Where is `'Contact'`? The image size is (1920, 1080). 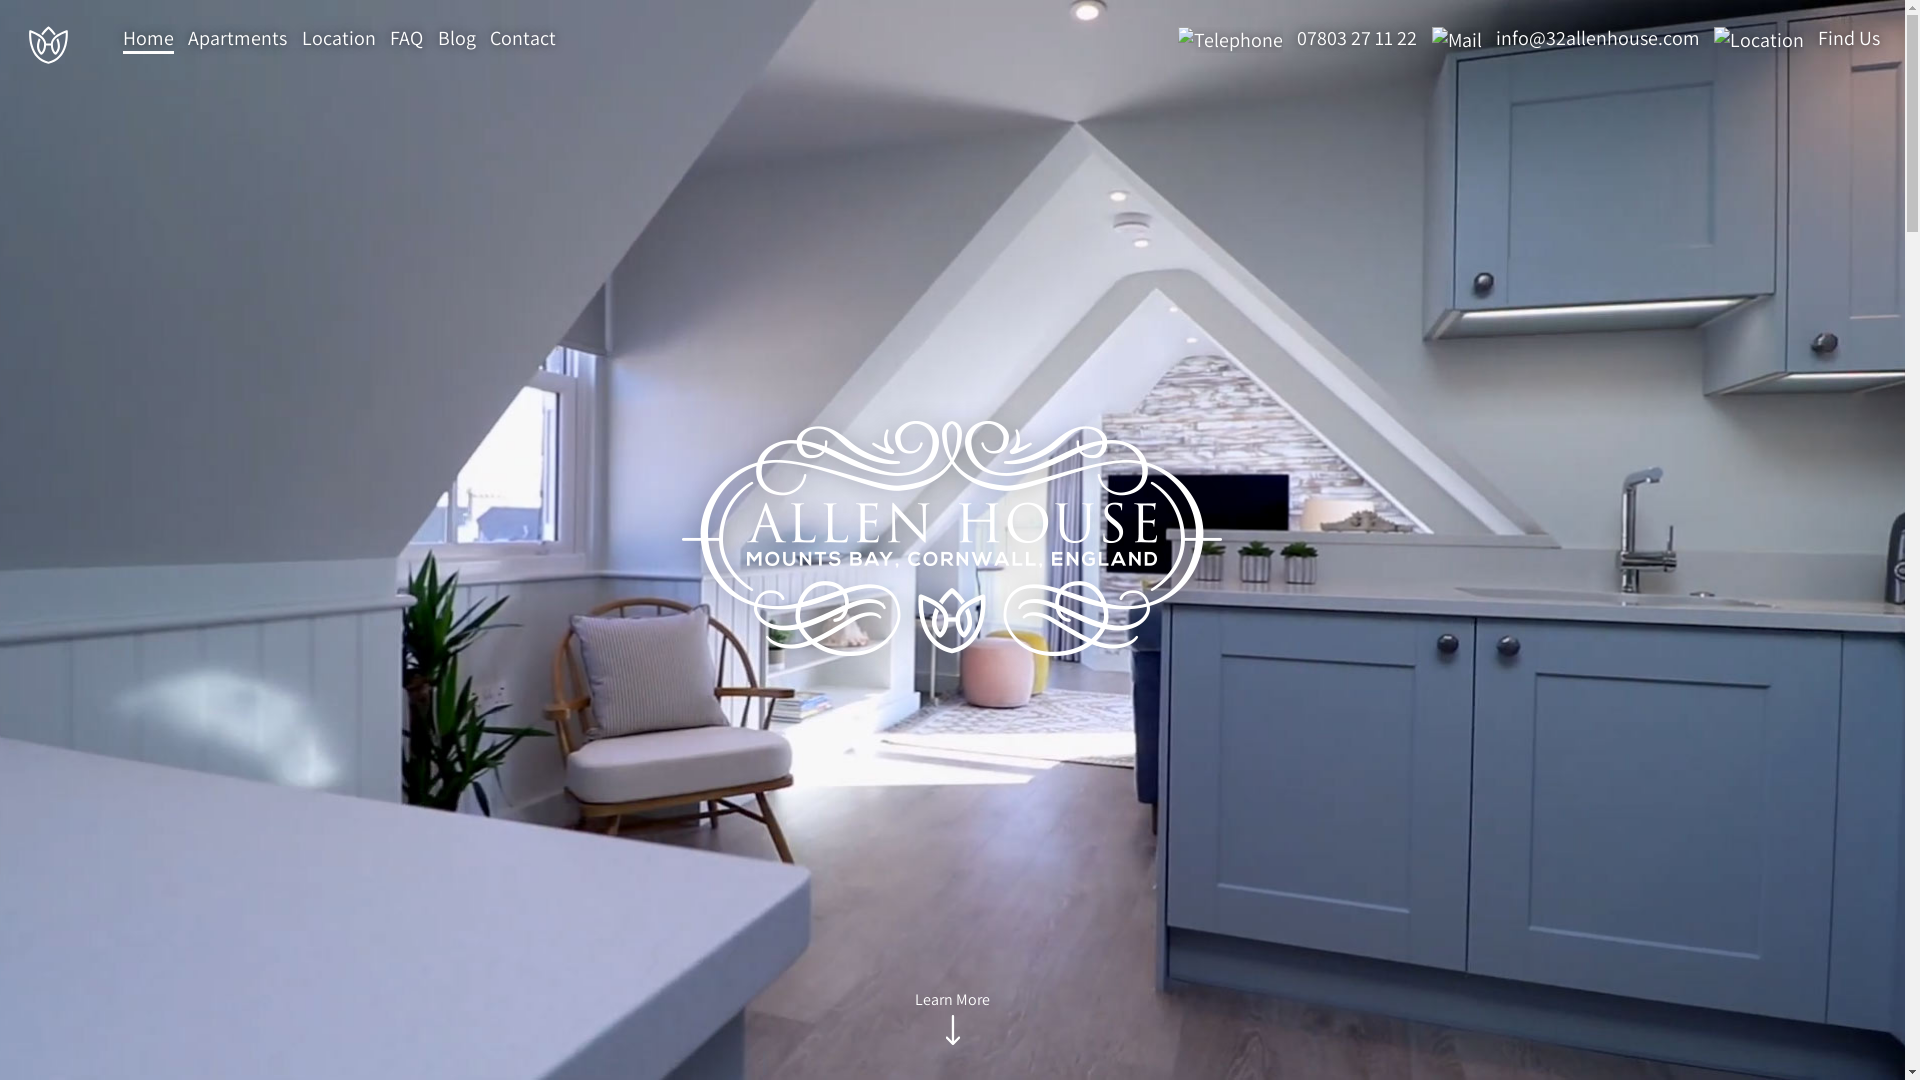
'Contact' is located at coordinates (523, 39).